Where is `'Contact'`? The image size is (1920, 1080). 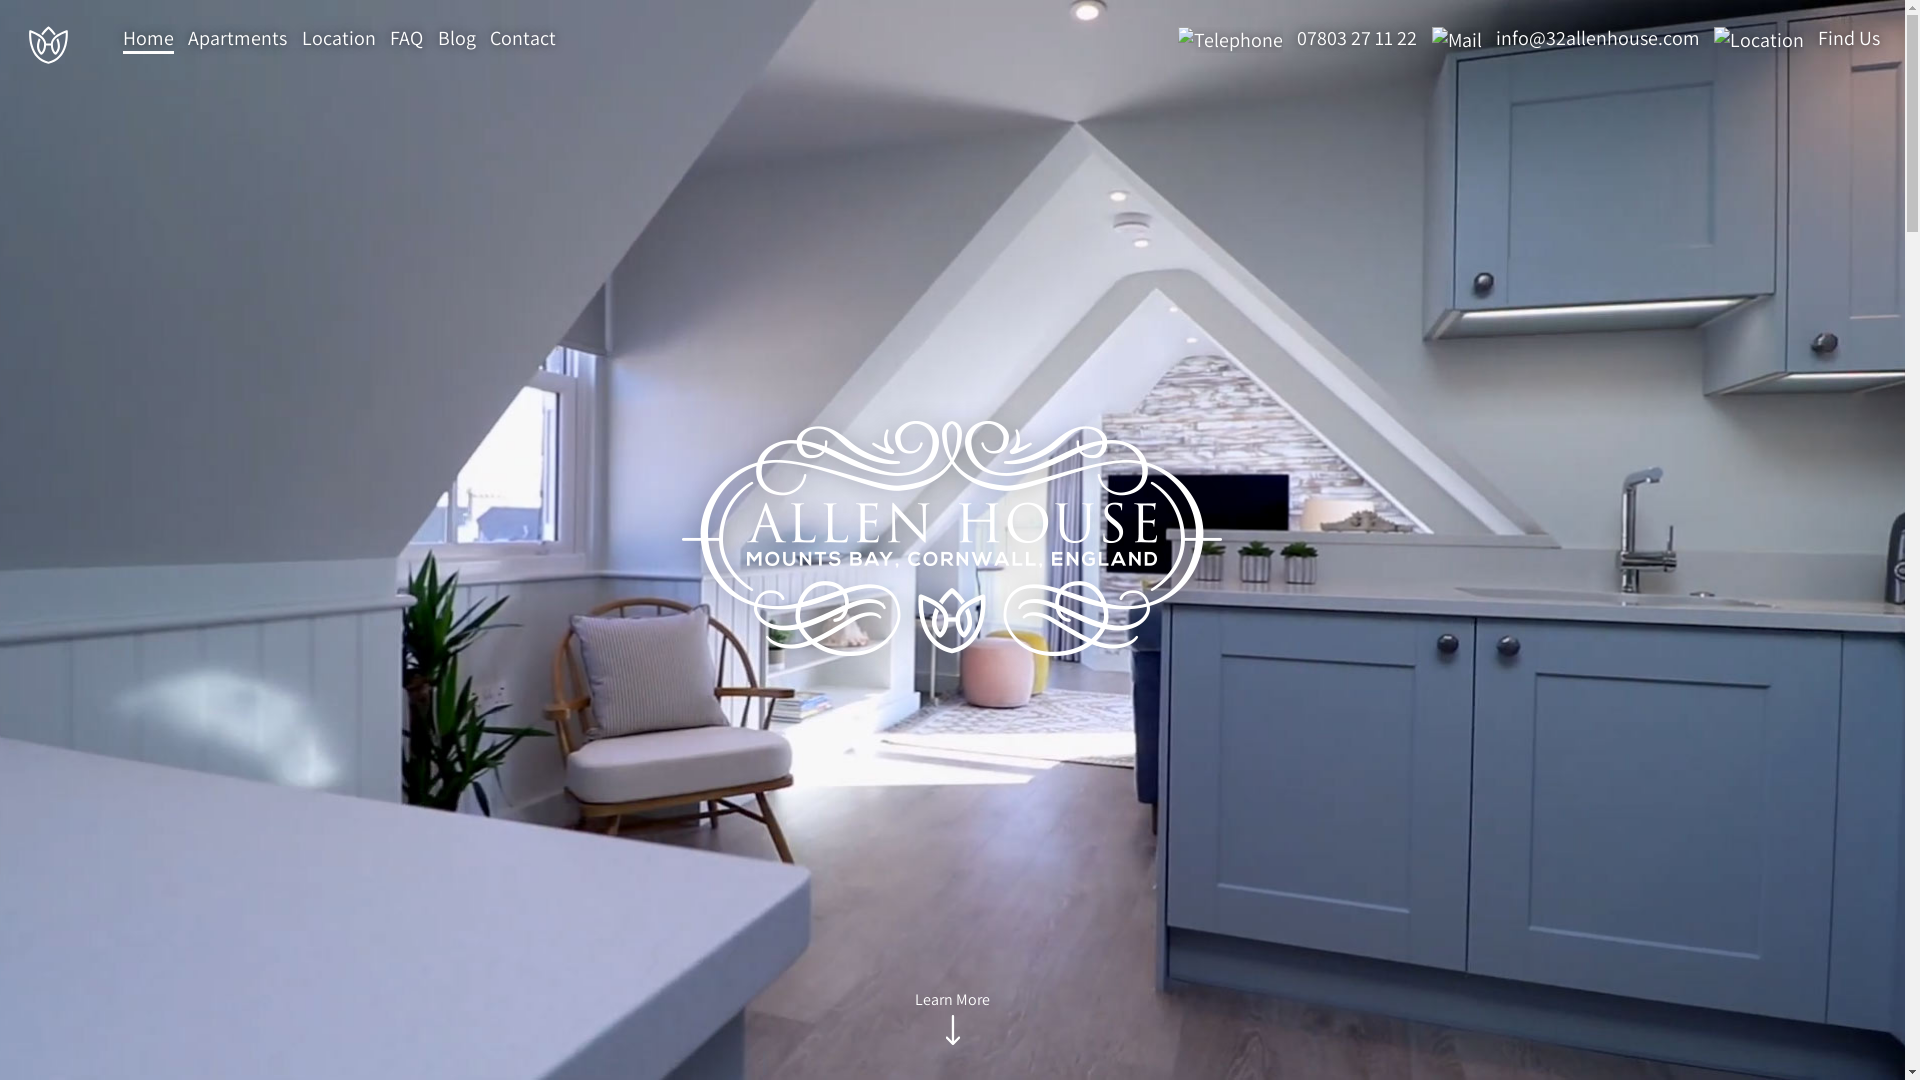
'Contact' is located at coordinates (523, 39).